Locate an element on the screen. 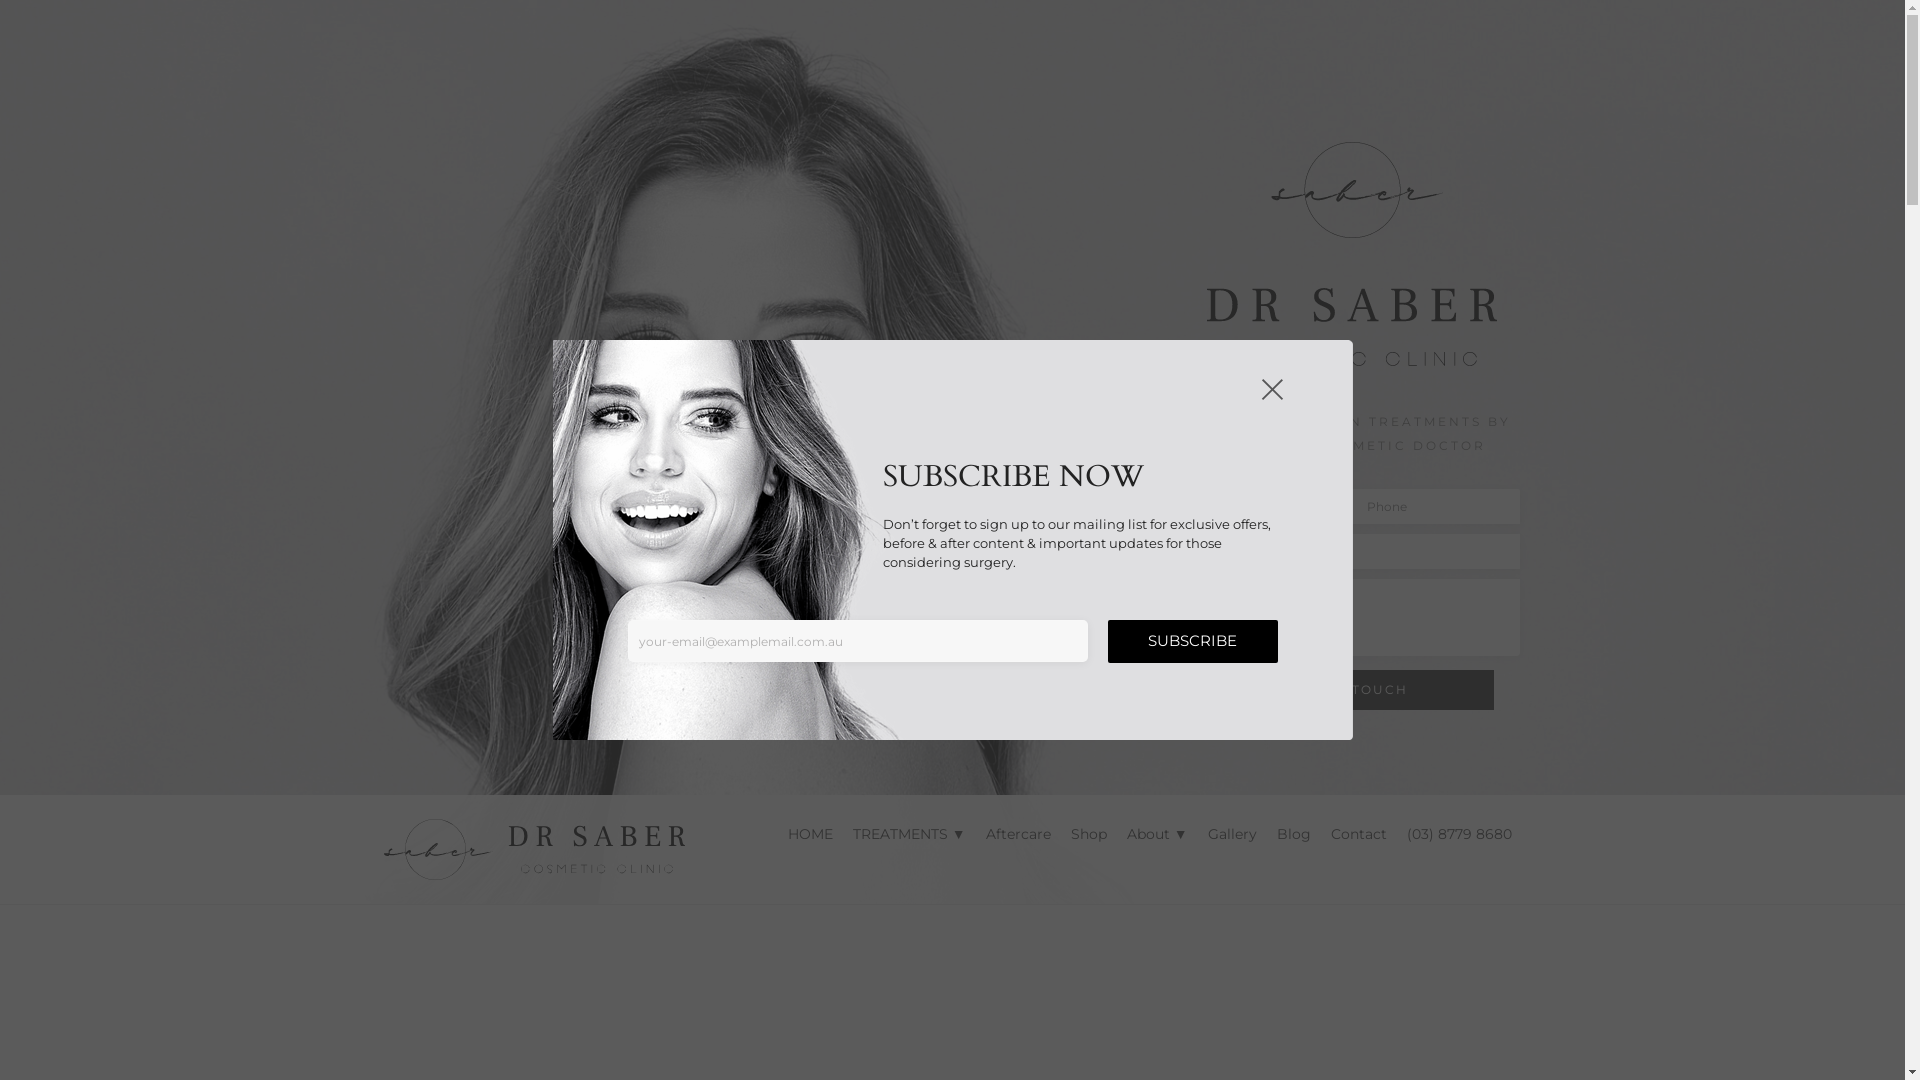 This screenshot has height=1080, width=1920. 'Shop' is located at coordinates (1088, 833).